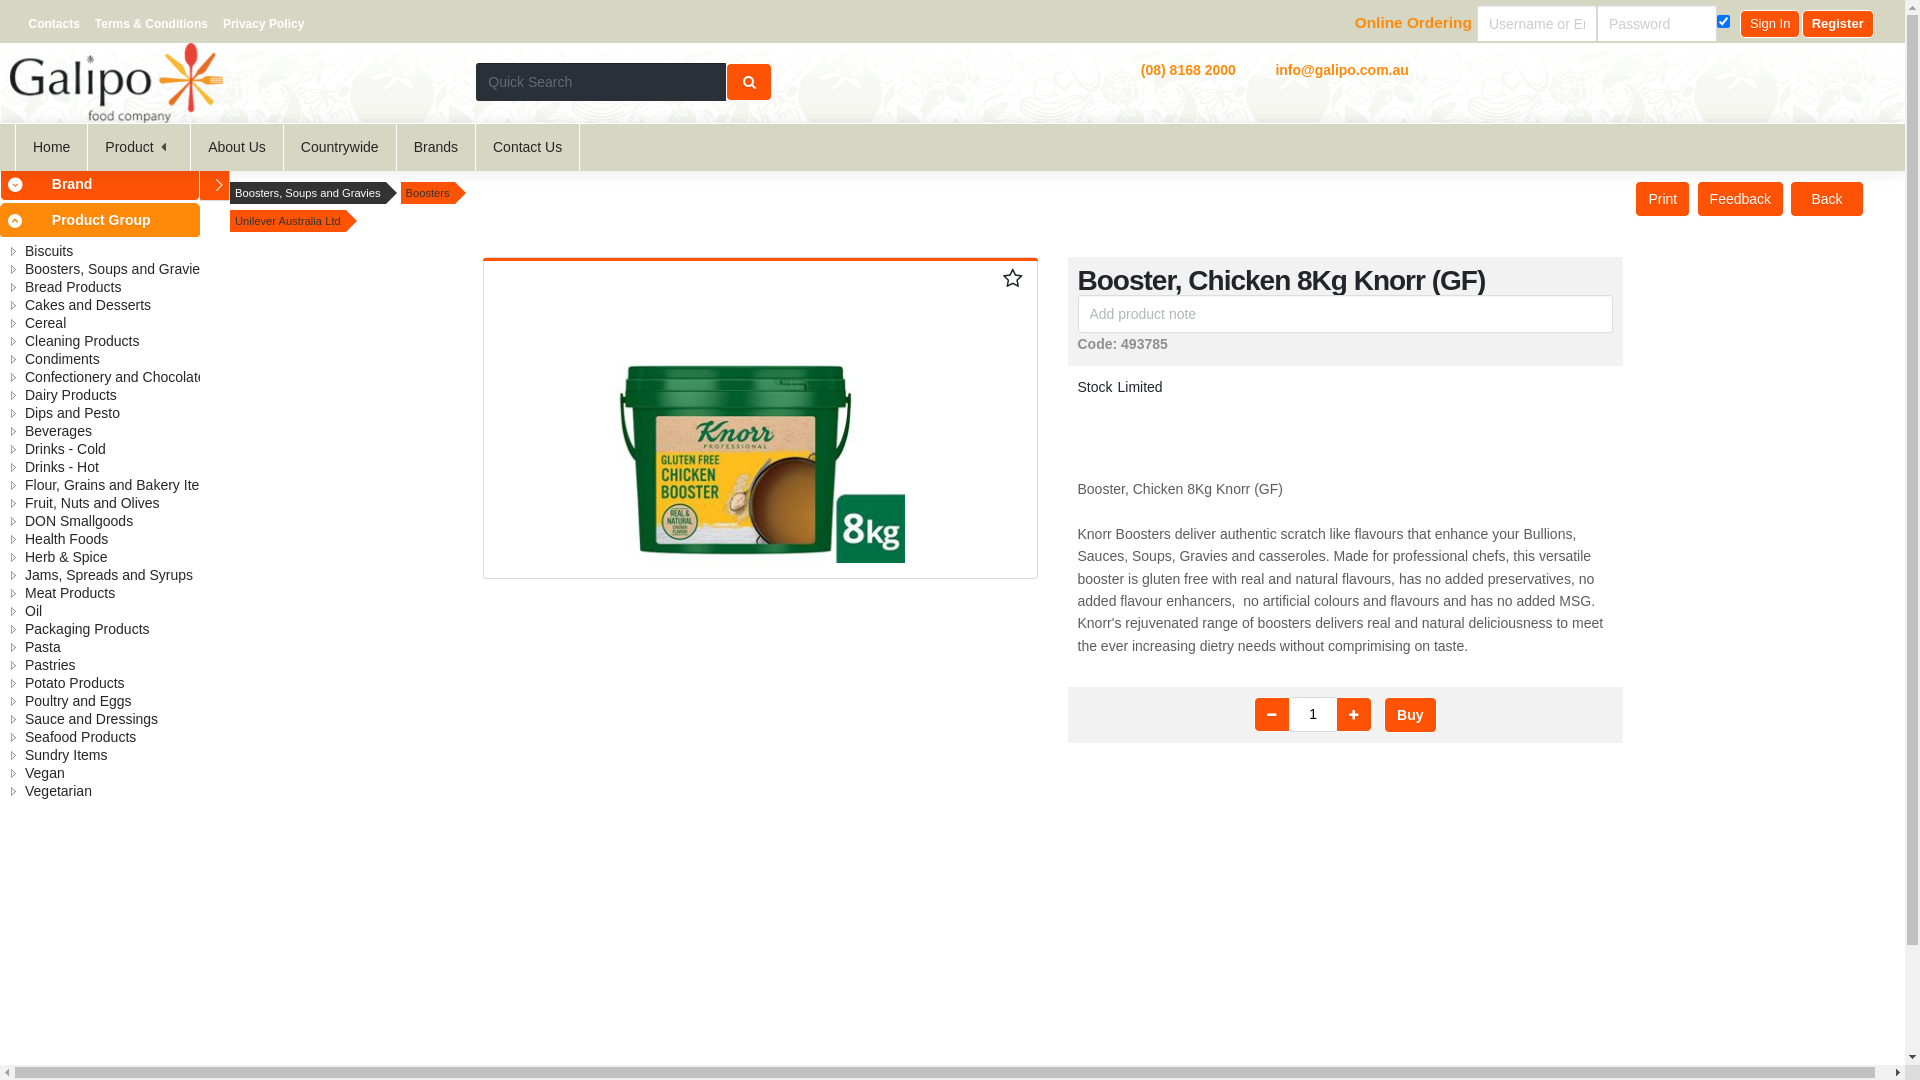  What do you see at coordinates (23, 592) in the screenshot?
I see `'Meat Products'` at bounding box center [23, 592].